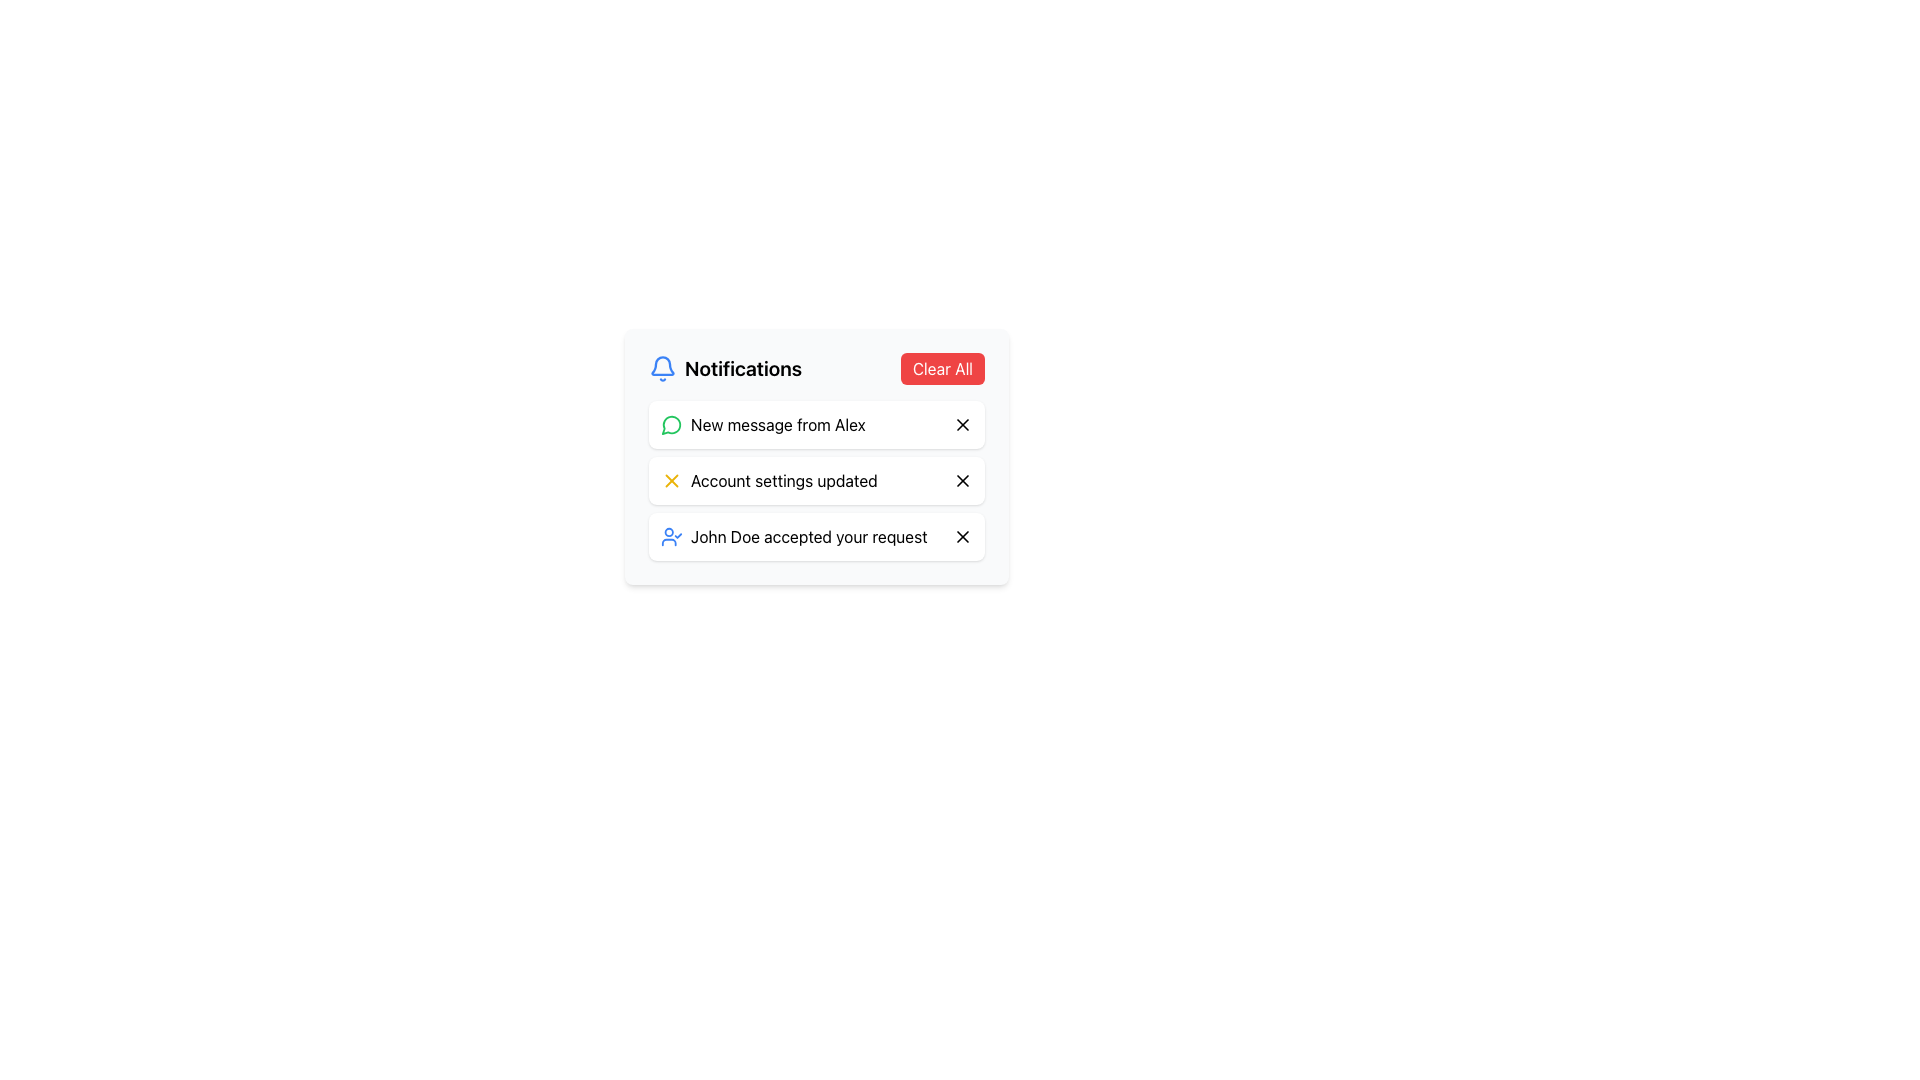 This screenshot has width=1920, height=1080. I want to click on the Notification card that informs the user of 'John Doe accepted your request', which is the third notification in the vertical list within the notification panel, so click(816, 535).